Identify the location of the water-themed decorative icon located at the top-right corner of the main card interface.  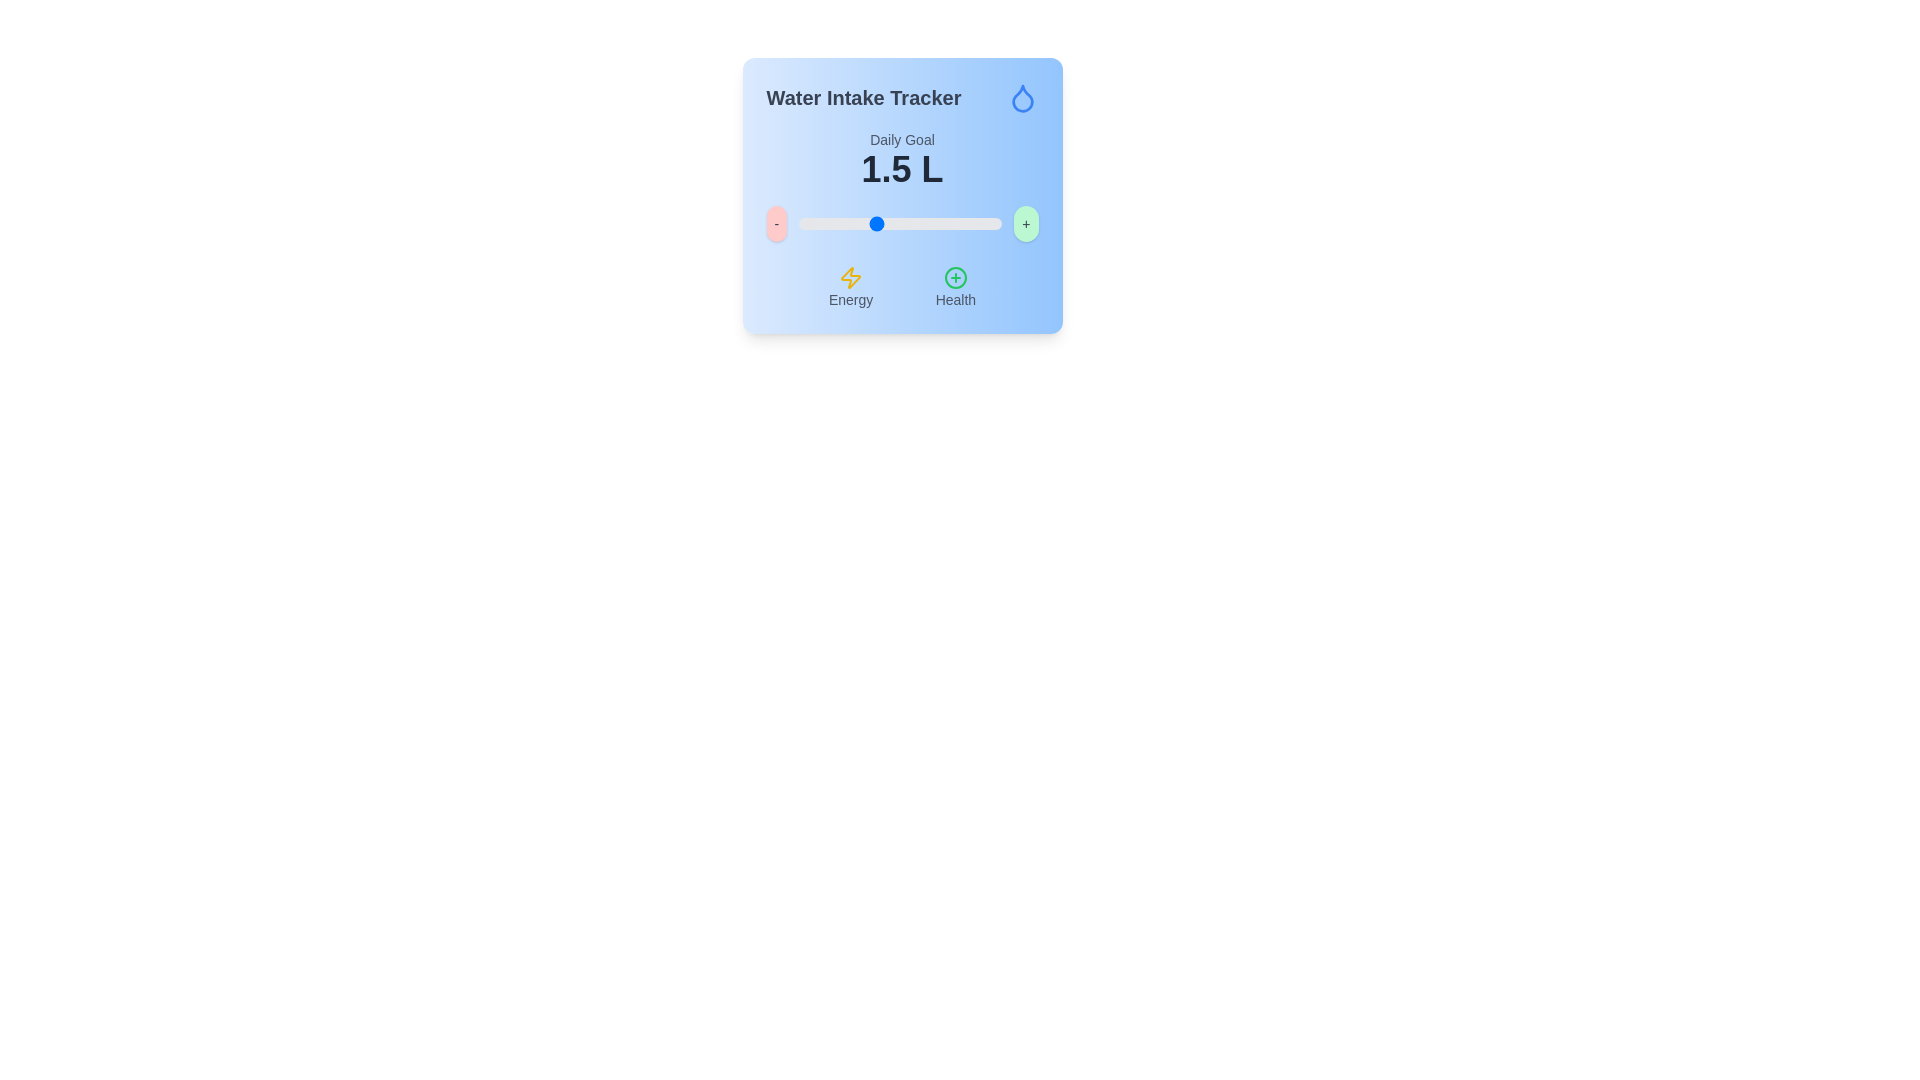
(1022, 98).